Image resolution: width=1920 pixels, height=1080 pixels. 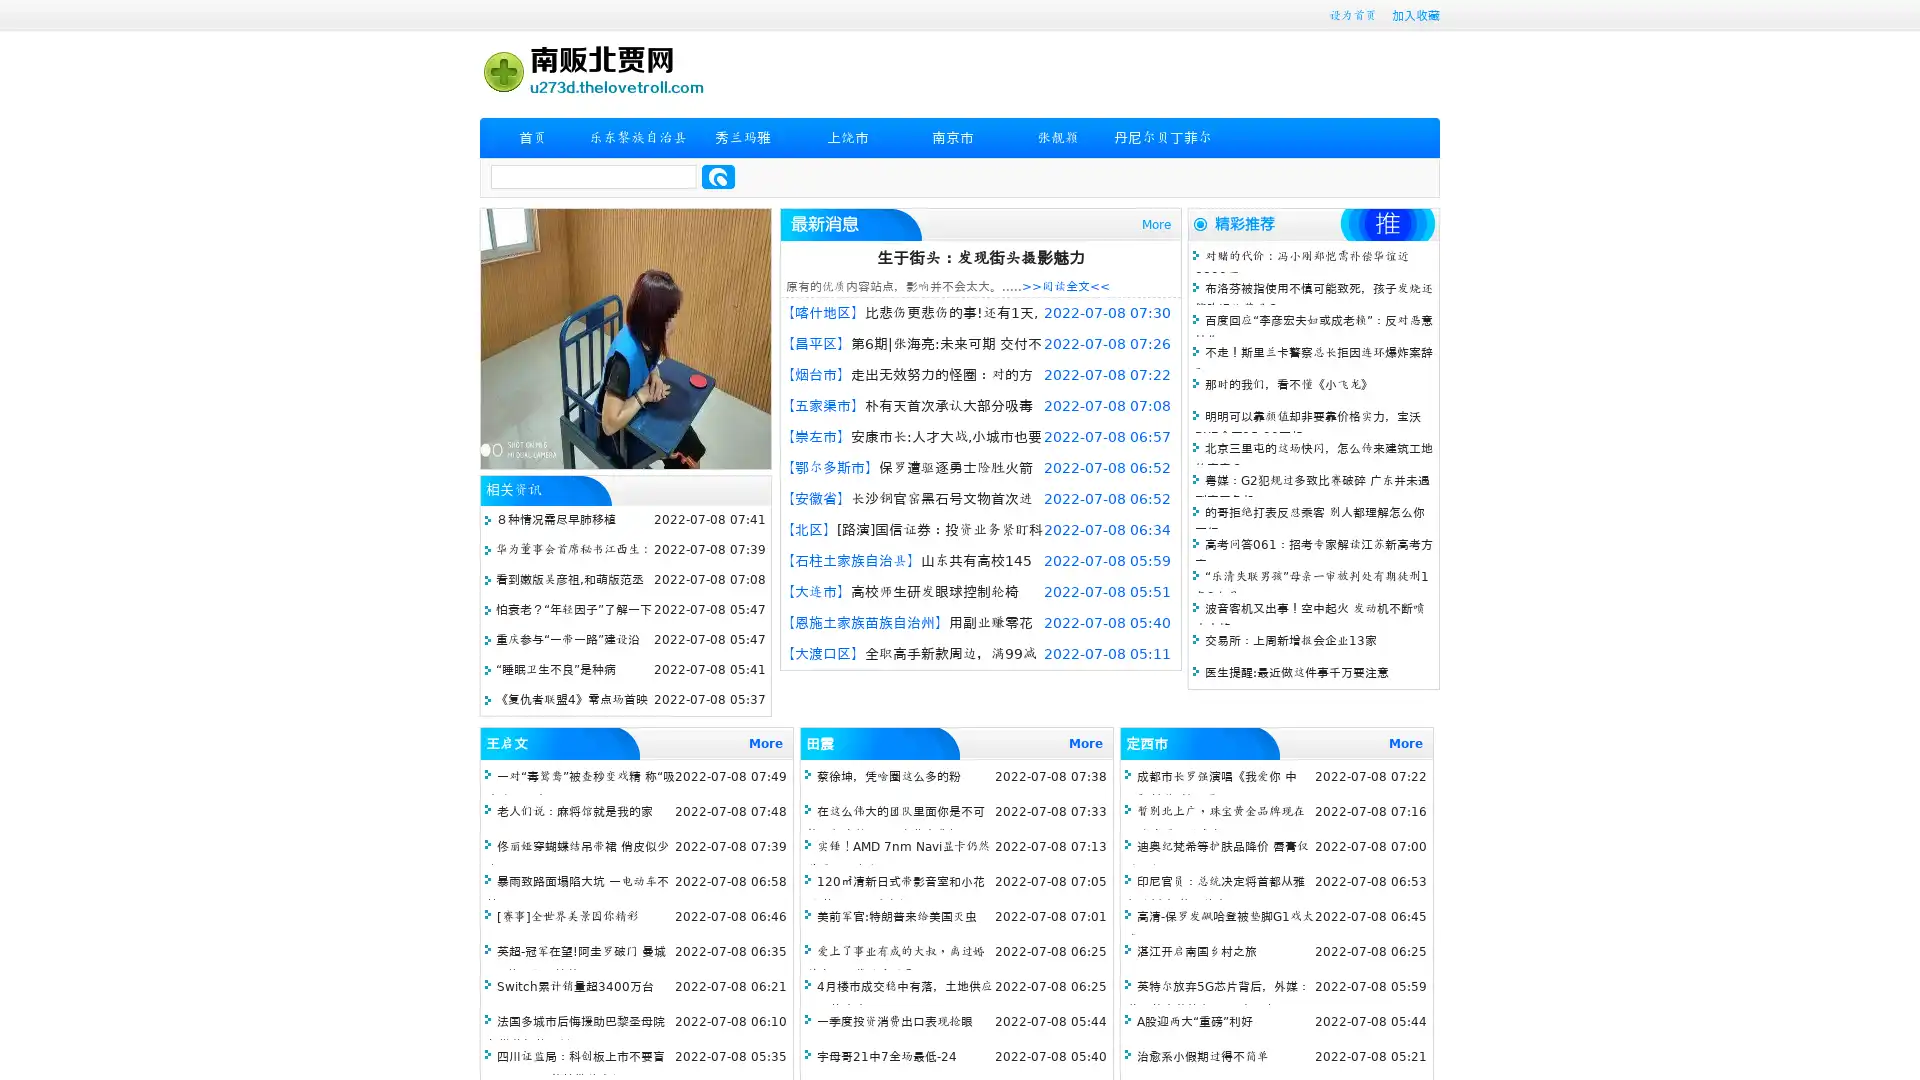 What do you see at coordinates (718, 176) in the screenshot?
I see `Search` at bounding box center [718, 176].